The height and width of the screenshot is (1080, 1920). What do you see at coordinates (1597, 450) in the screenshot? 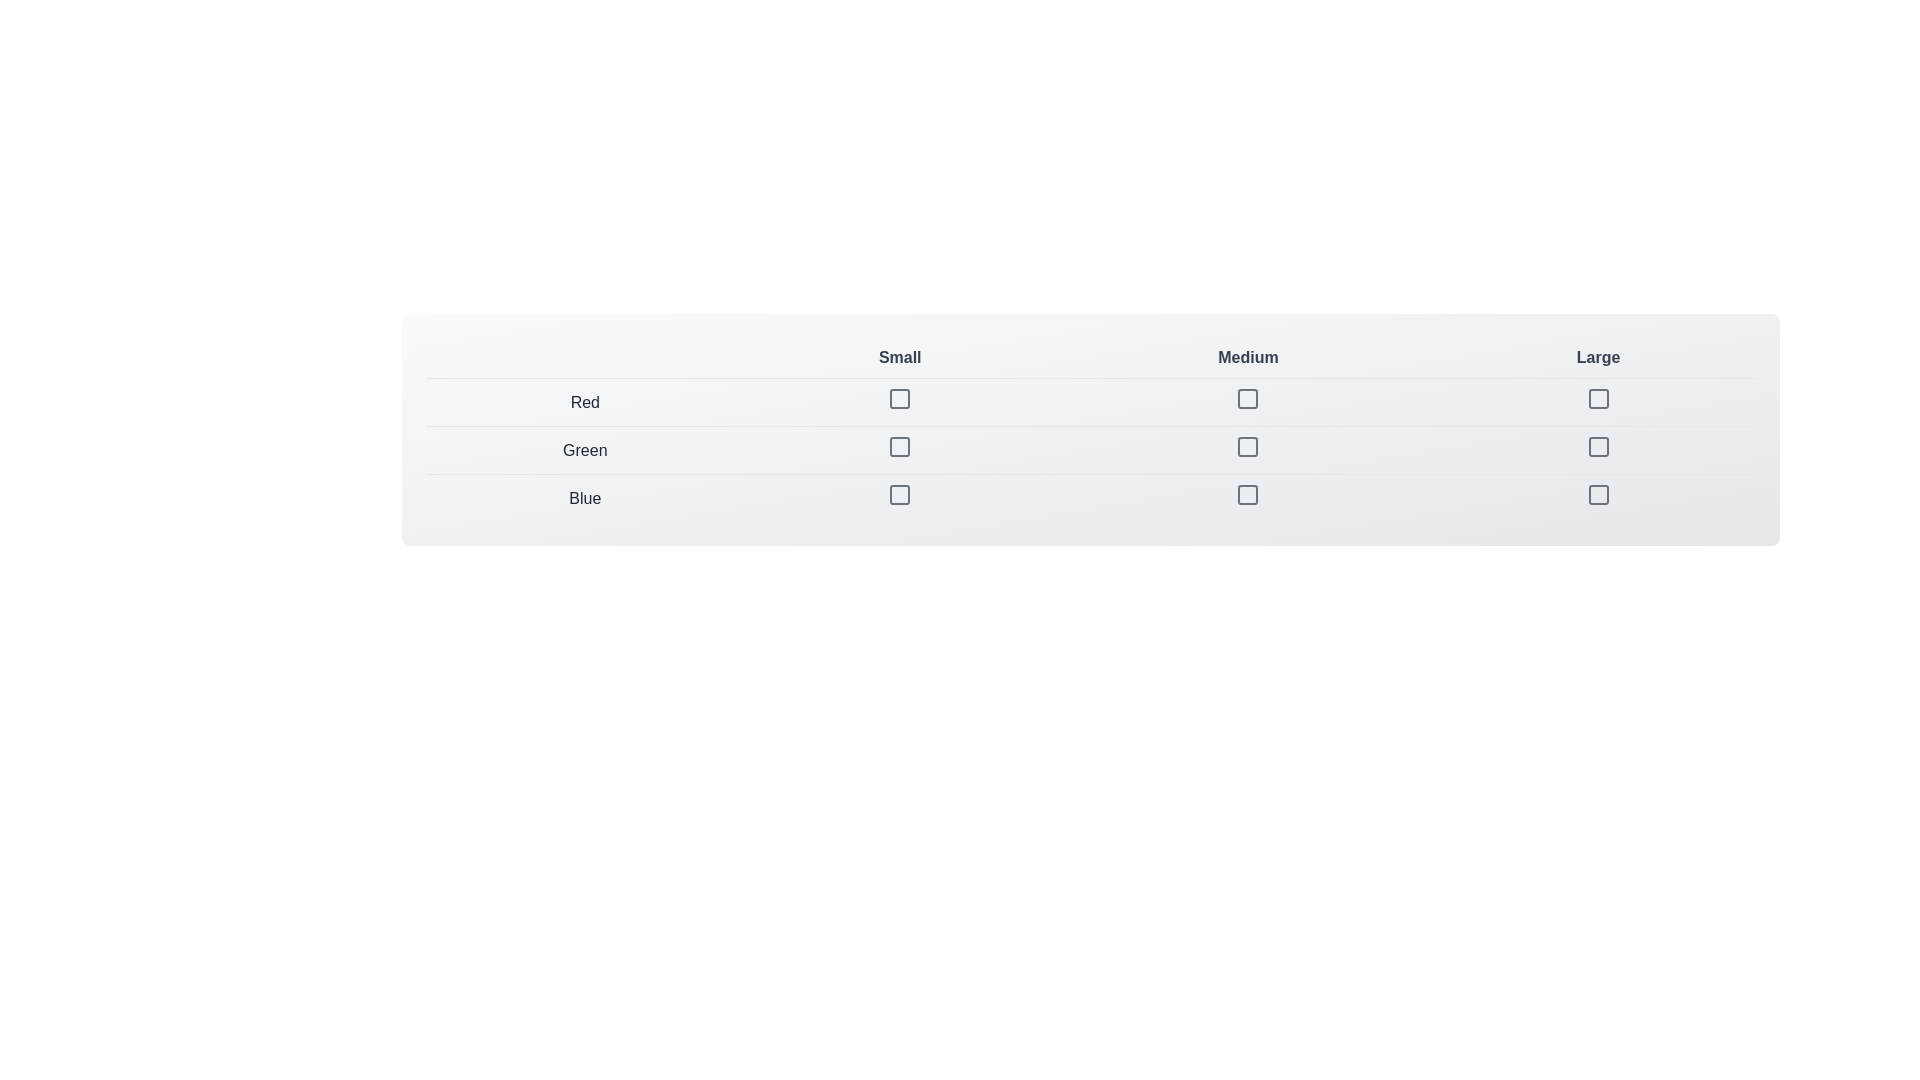
I see `the checkbox for the 'Green' category under the 'Large' size option, which is the third checkbox from the left` at bounding box center [1597, 450].